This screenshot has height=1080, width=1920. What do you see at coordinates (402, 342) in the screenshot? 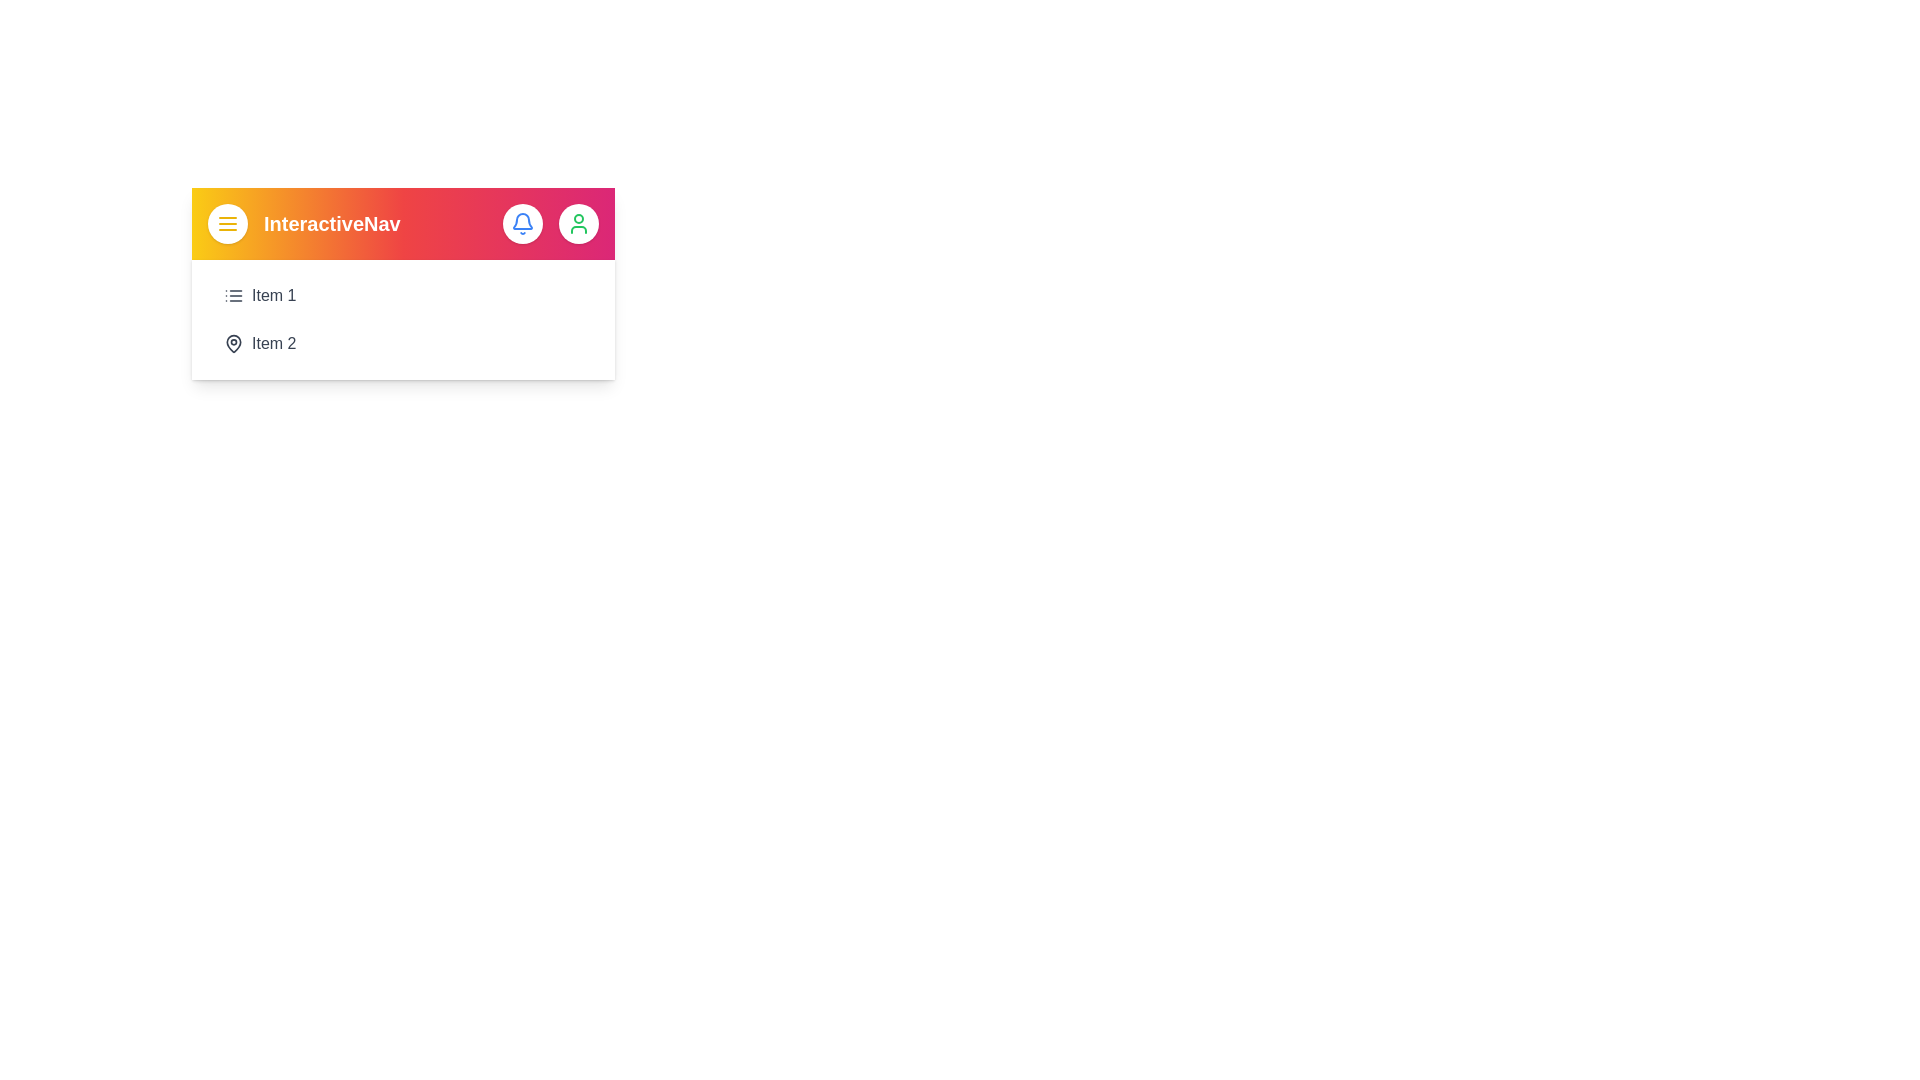
I see `the 'Item 2' button in the menu` at bounding box center [402, 342].